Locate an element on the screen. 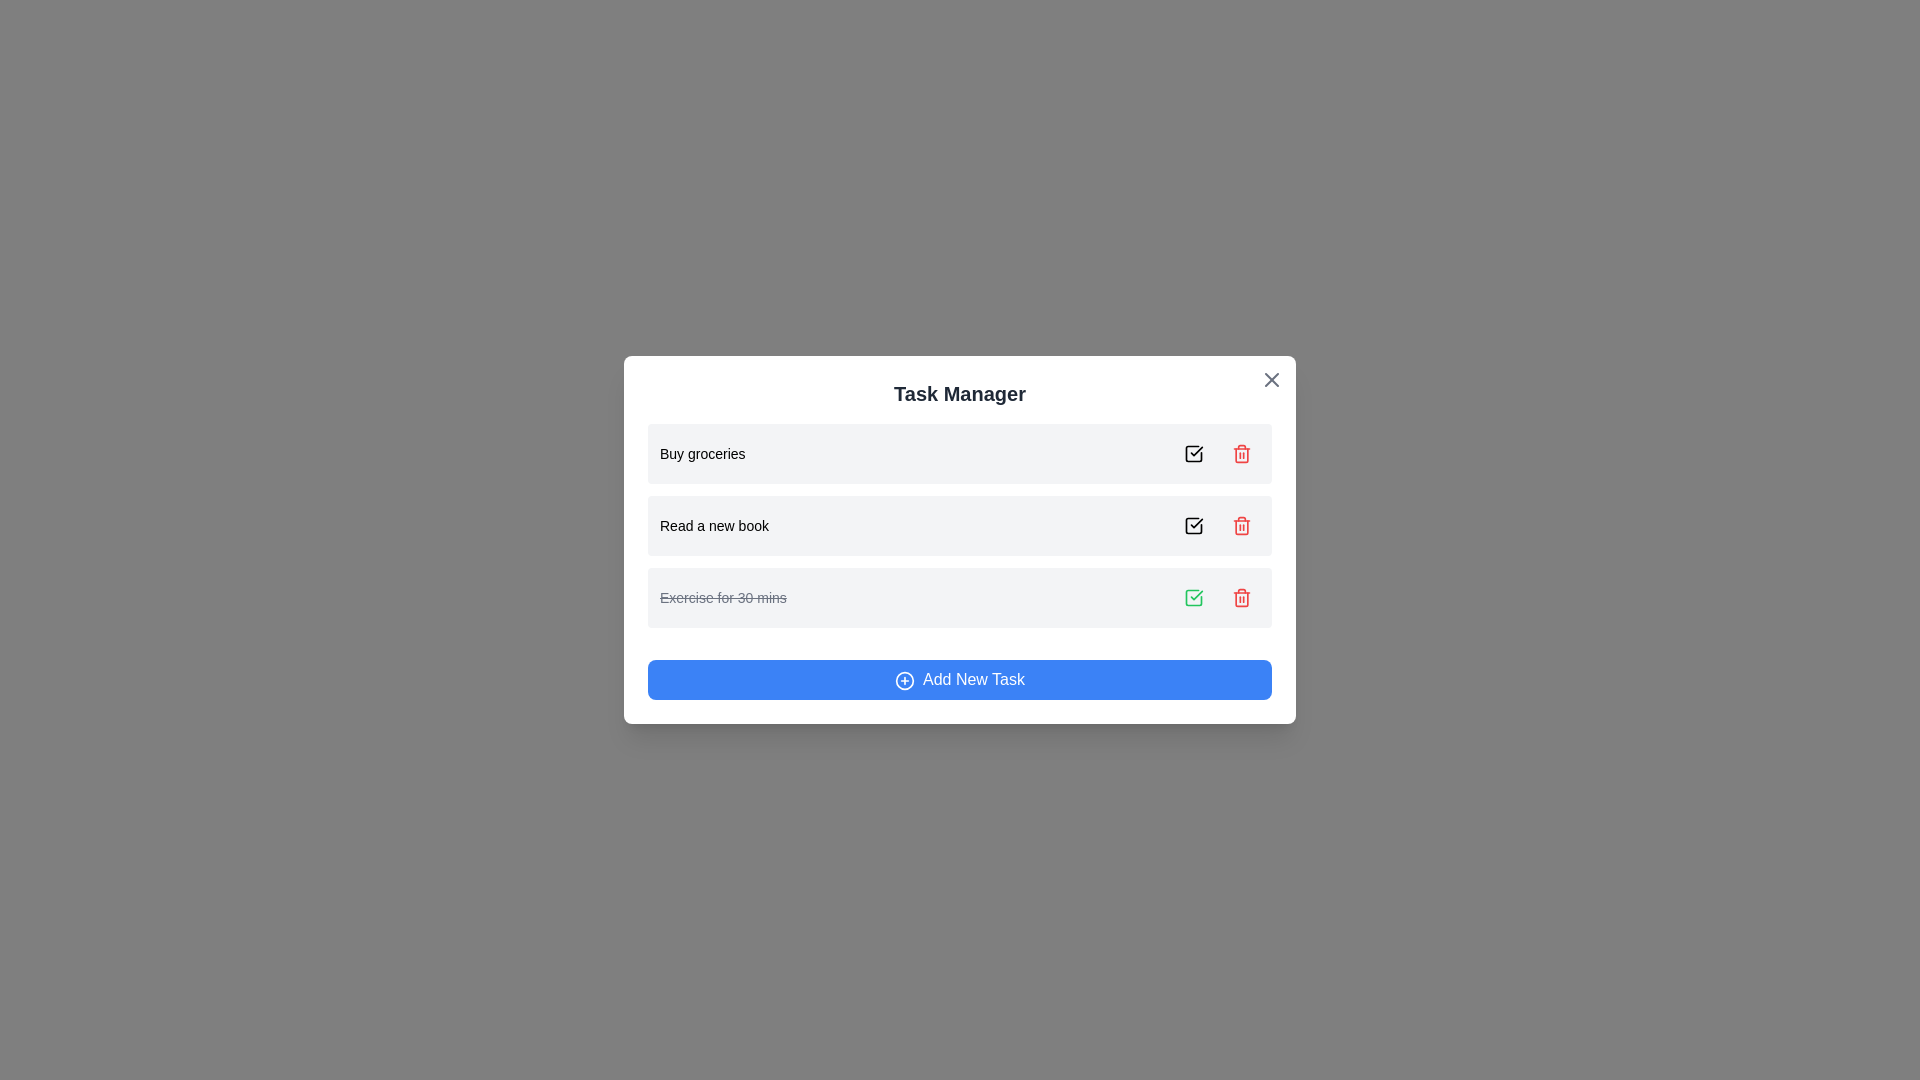  the text element reading 'Read a new book', which is the main text of the second task card in the task manager interface is located at coordinates (714, 524).